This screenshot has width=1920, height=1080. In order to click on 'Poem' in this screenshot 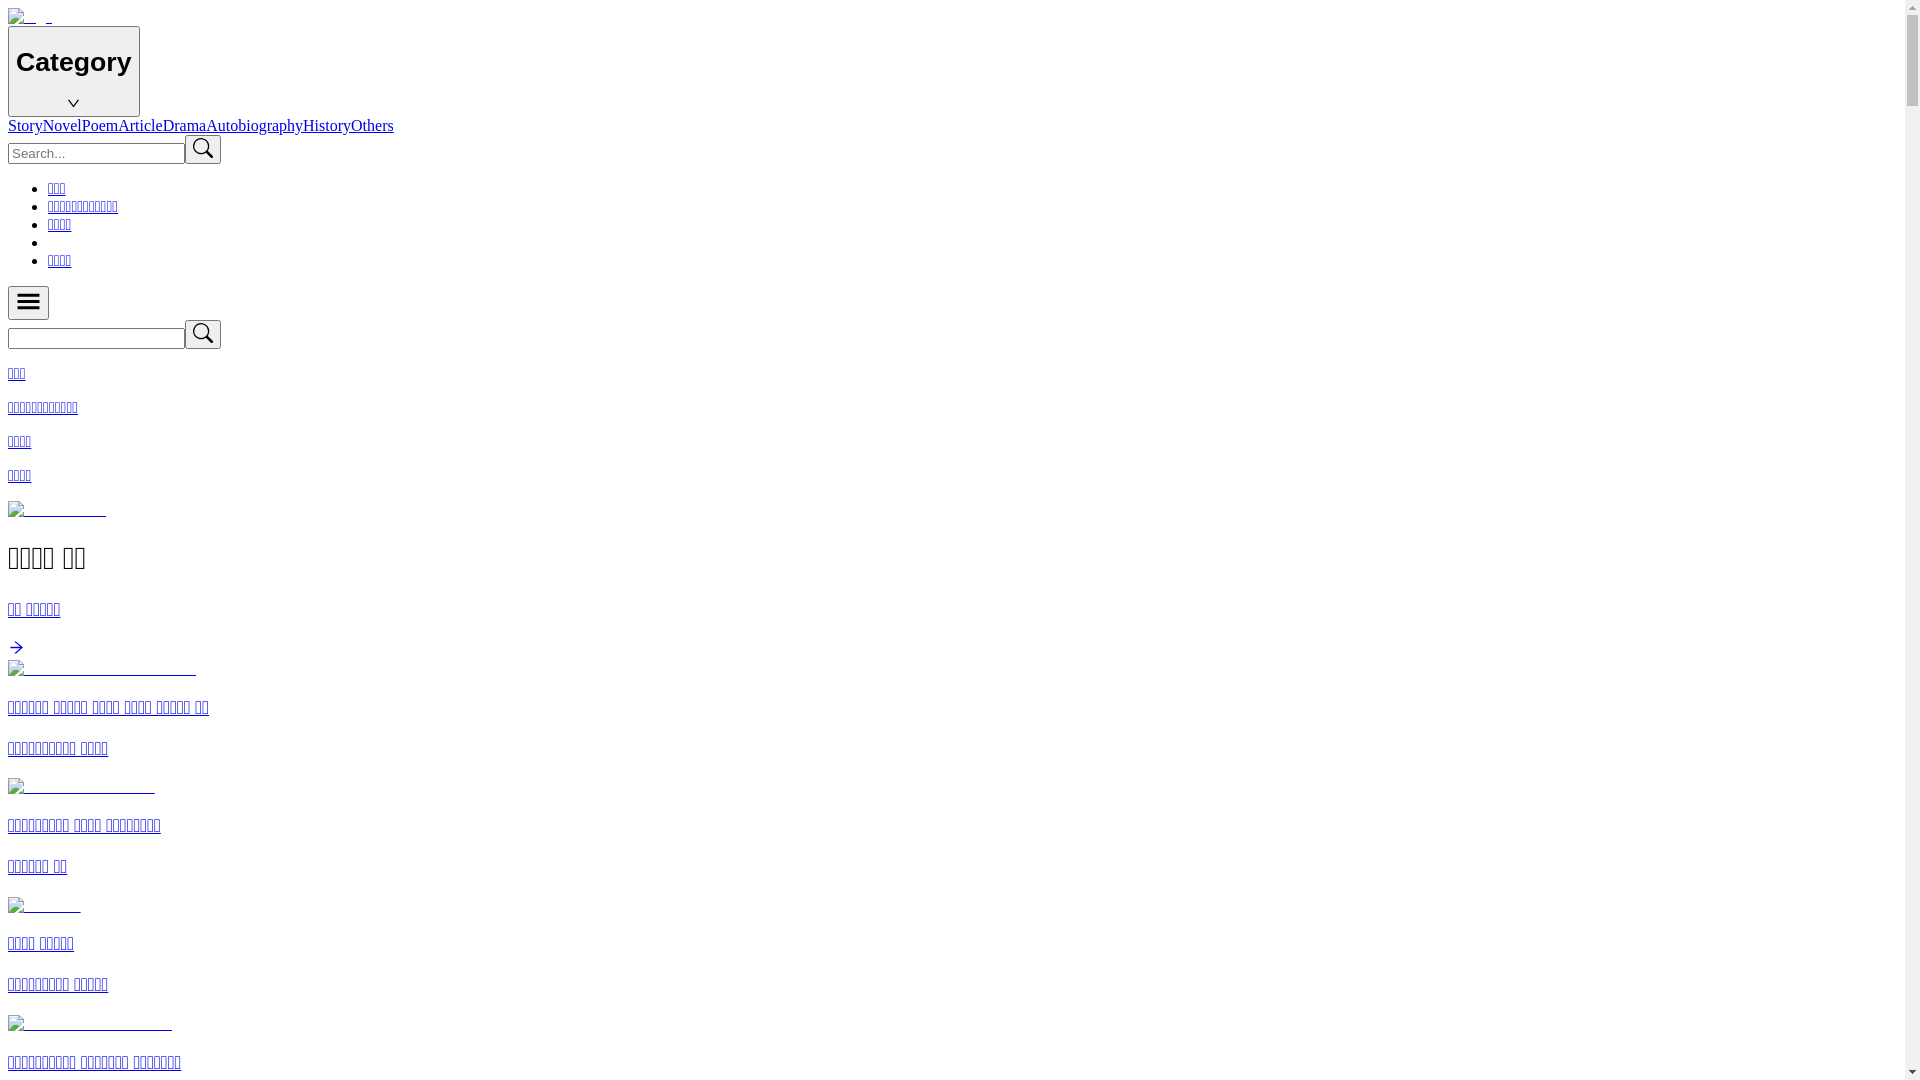, I will do `click(99, 125)`.